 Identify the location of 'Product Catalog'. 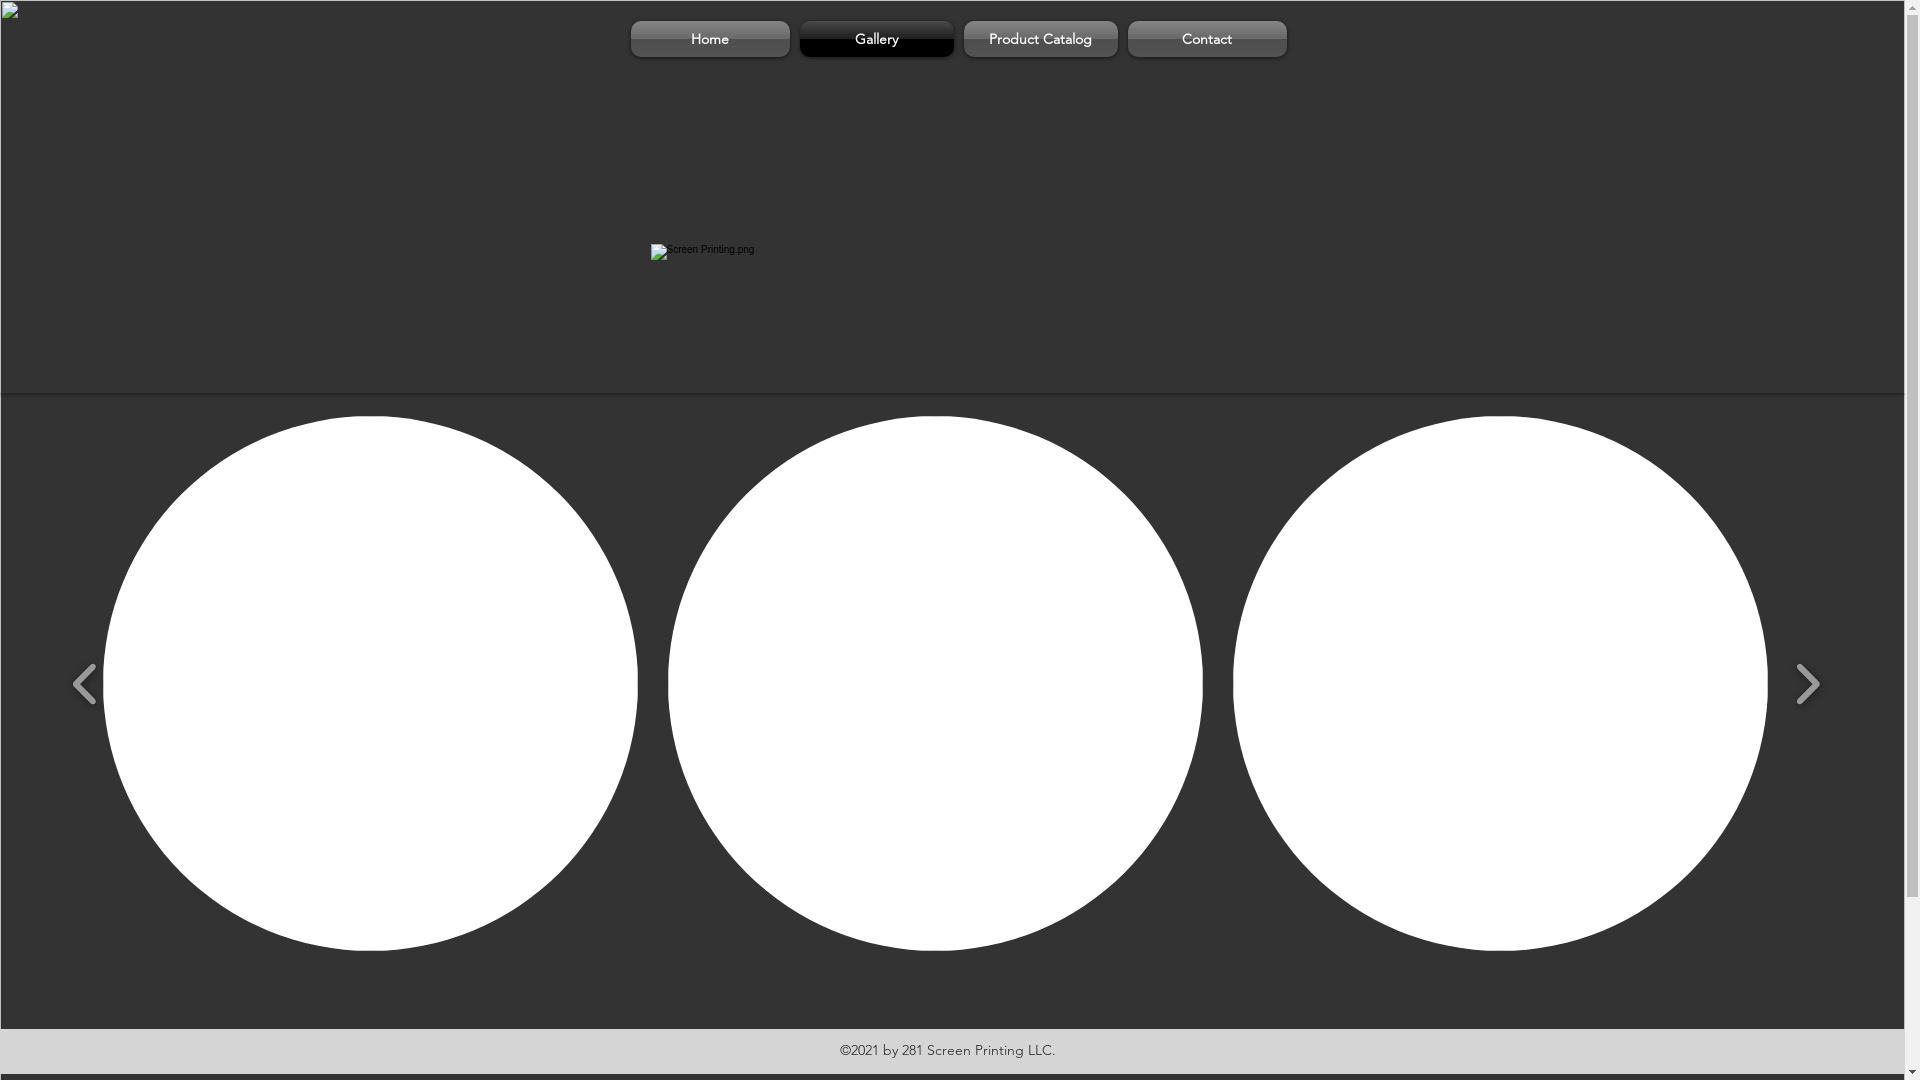
(1040, 38).